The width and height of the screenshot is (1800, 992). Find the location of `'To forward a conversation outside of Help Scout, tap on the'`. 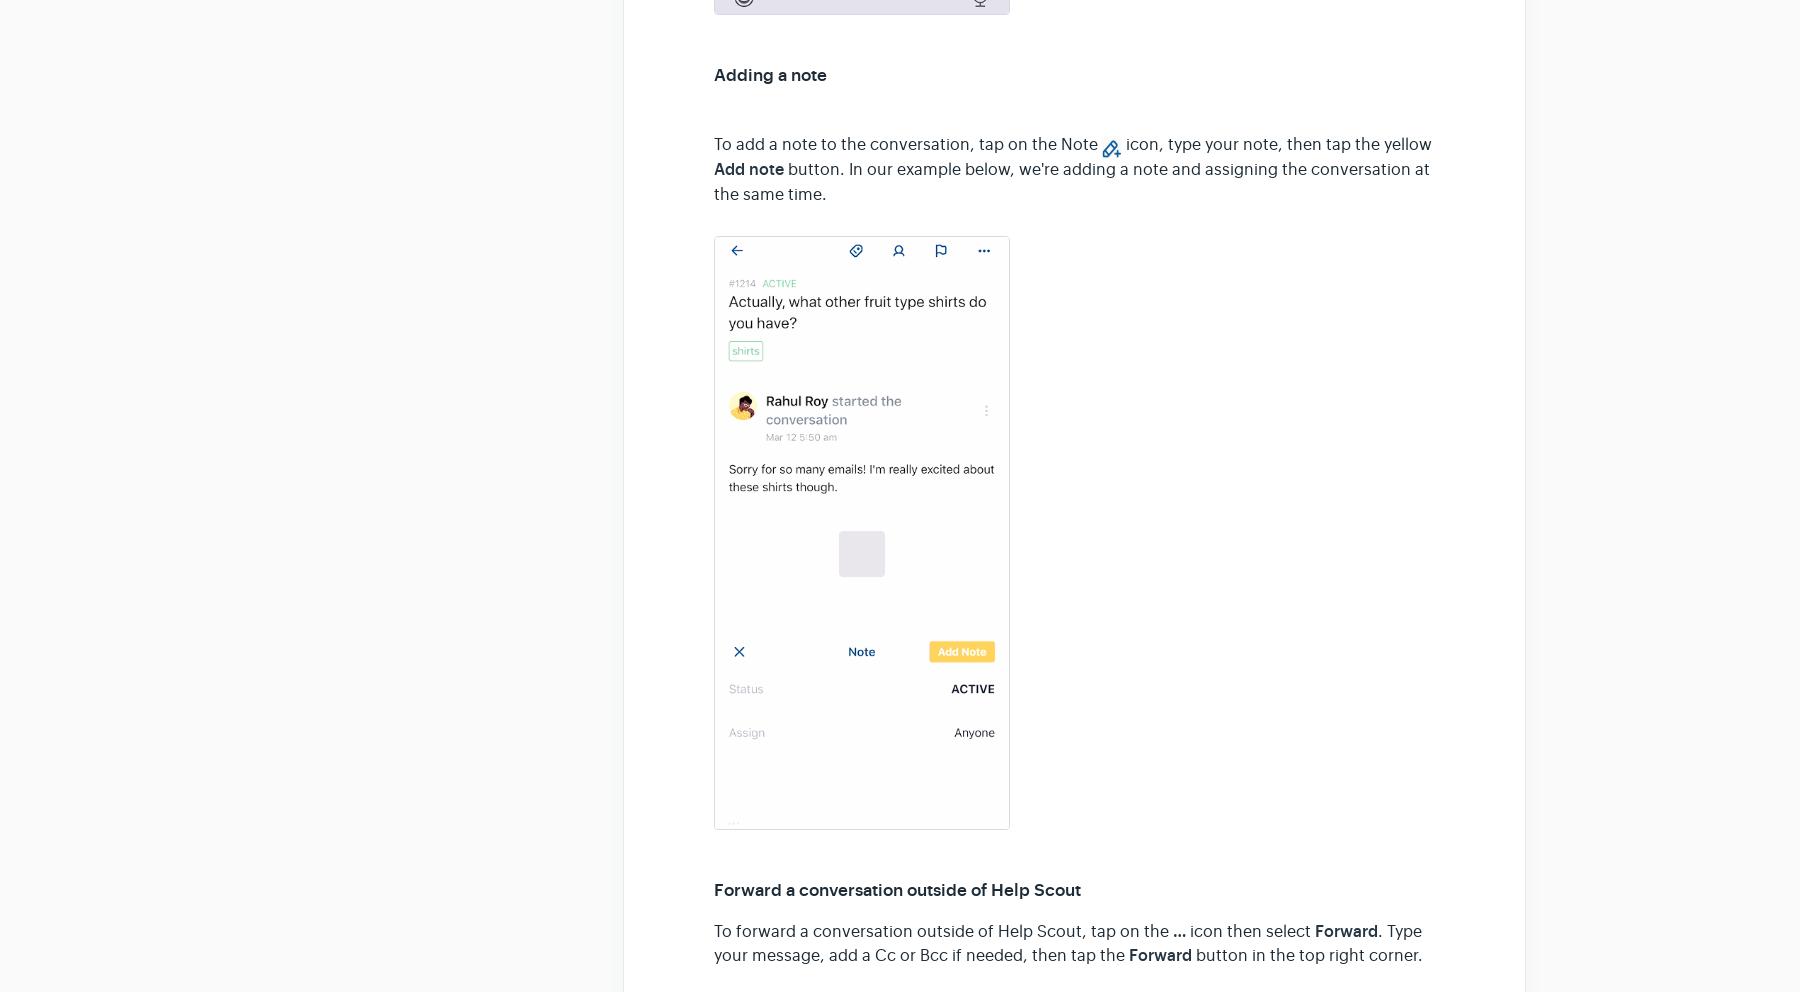

'To forward a conversation outside of Help Scout, tap on the' is located at coordinates (942, 929).